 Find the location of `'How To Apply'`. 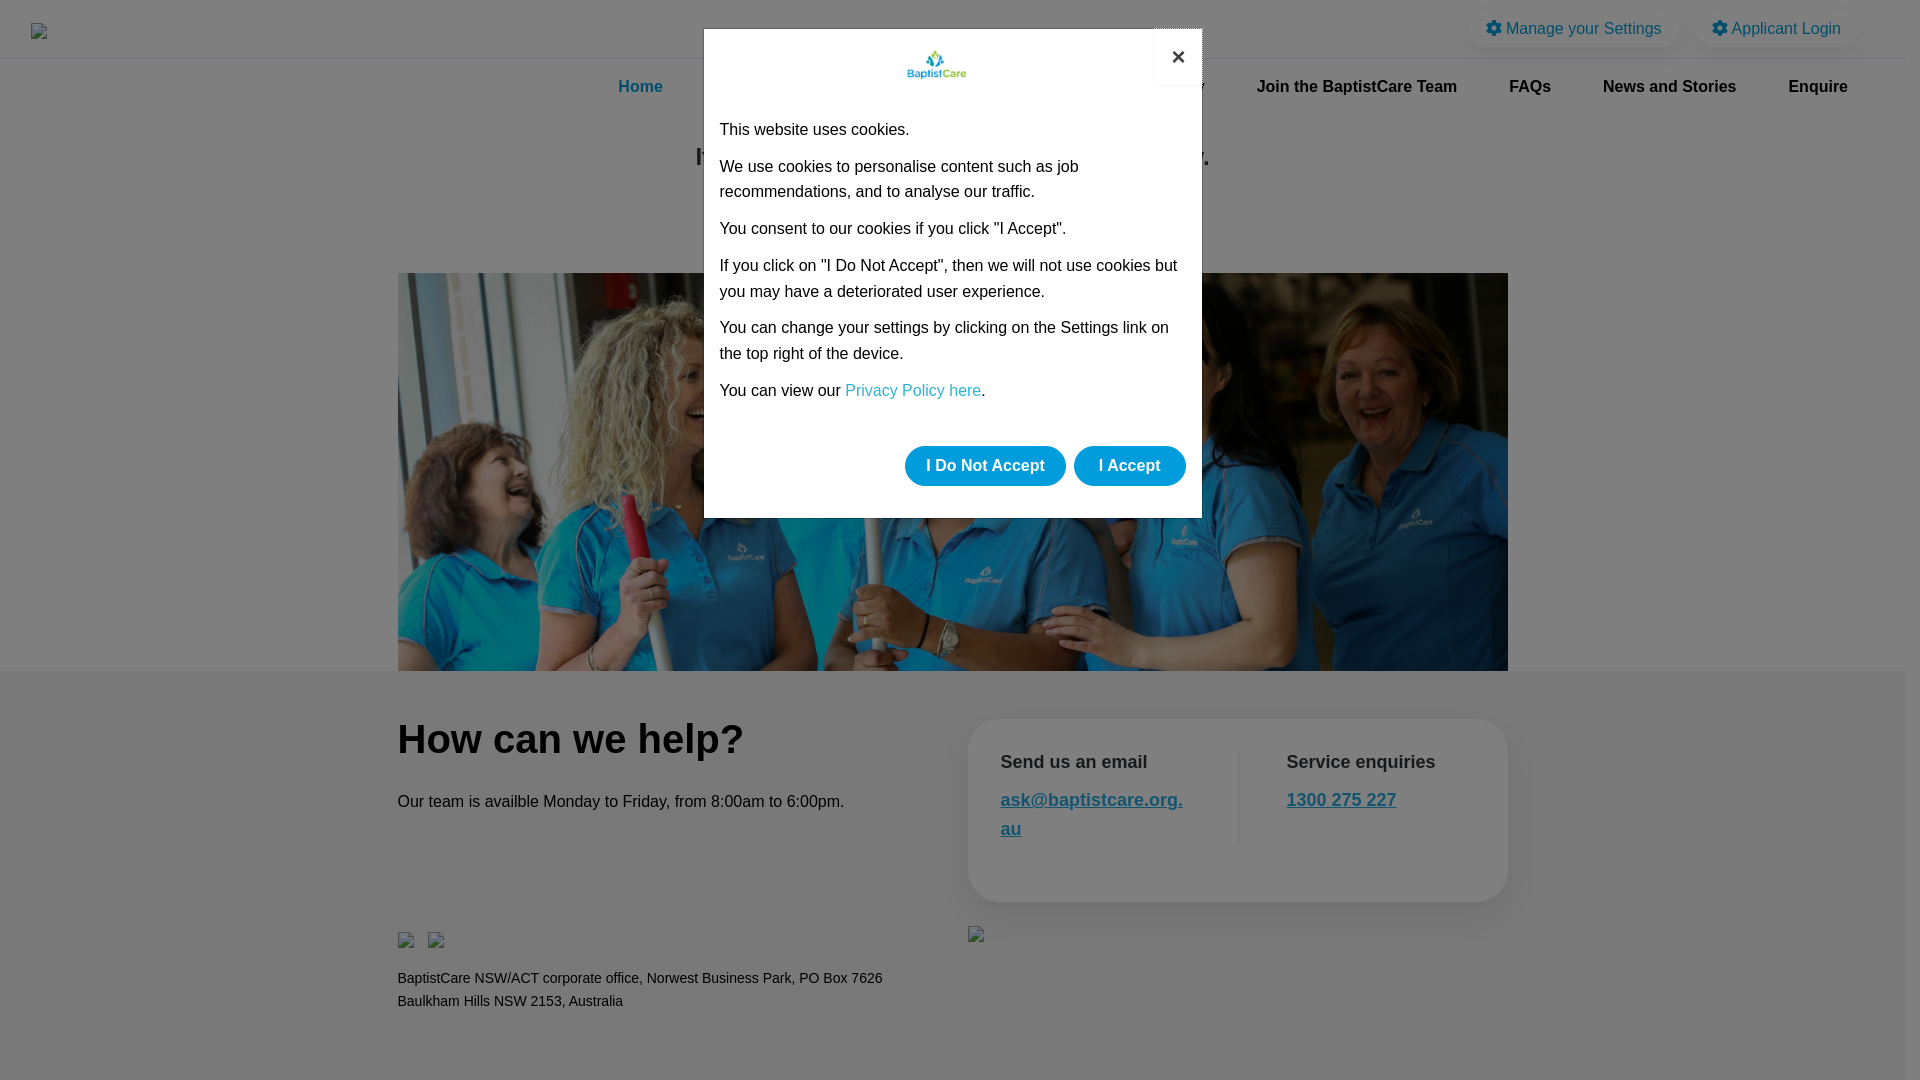

'How To Apply' is located at coordinates (1083, 86).